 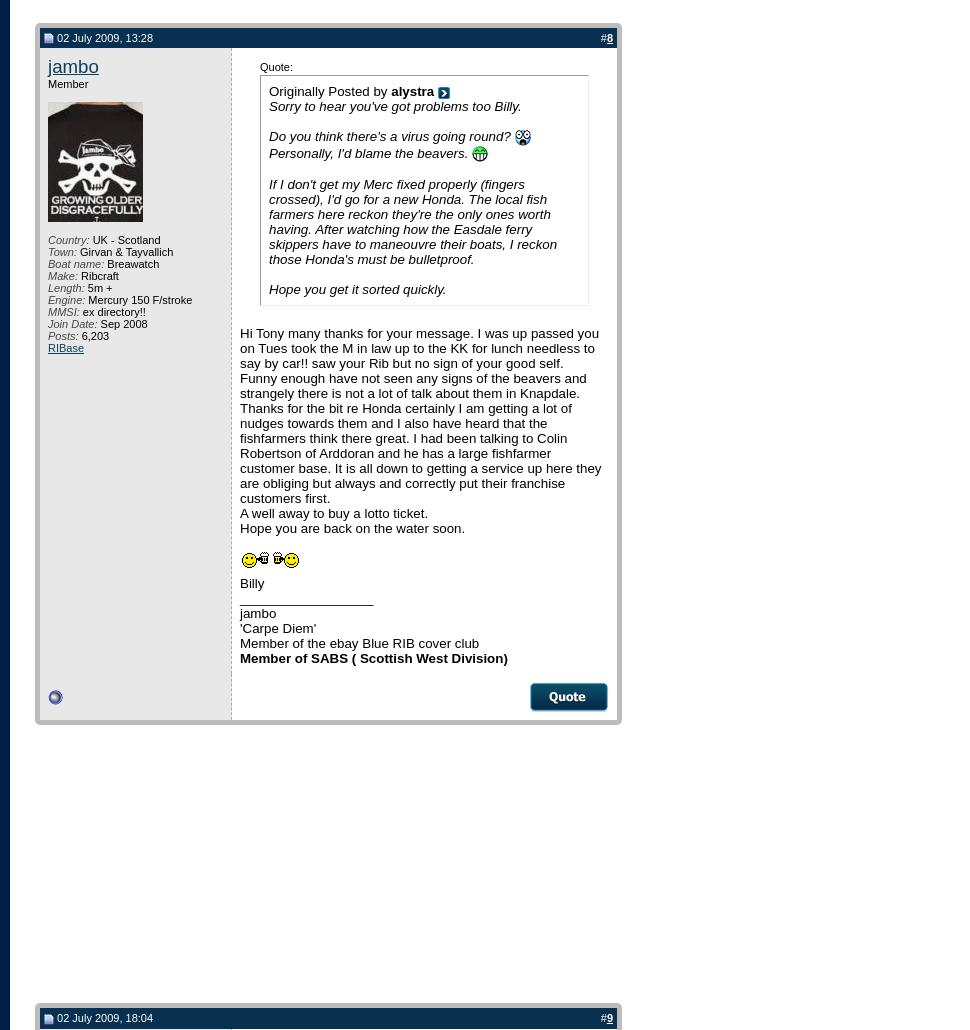 What do you see at coordinates (61, 275) in the screenshot?
I see `'Make:'` at bounding box center [61, 275].